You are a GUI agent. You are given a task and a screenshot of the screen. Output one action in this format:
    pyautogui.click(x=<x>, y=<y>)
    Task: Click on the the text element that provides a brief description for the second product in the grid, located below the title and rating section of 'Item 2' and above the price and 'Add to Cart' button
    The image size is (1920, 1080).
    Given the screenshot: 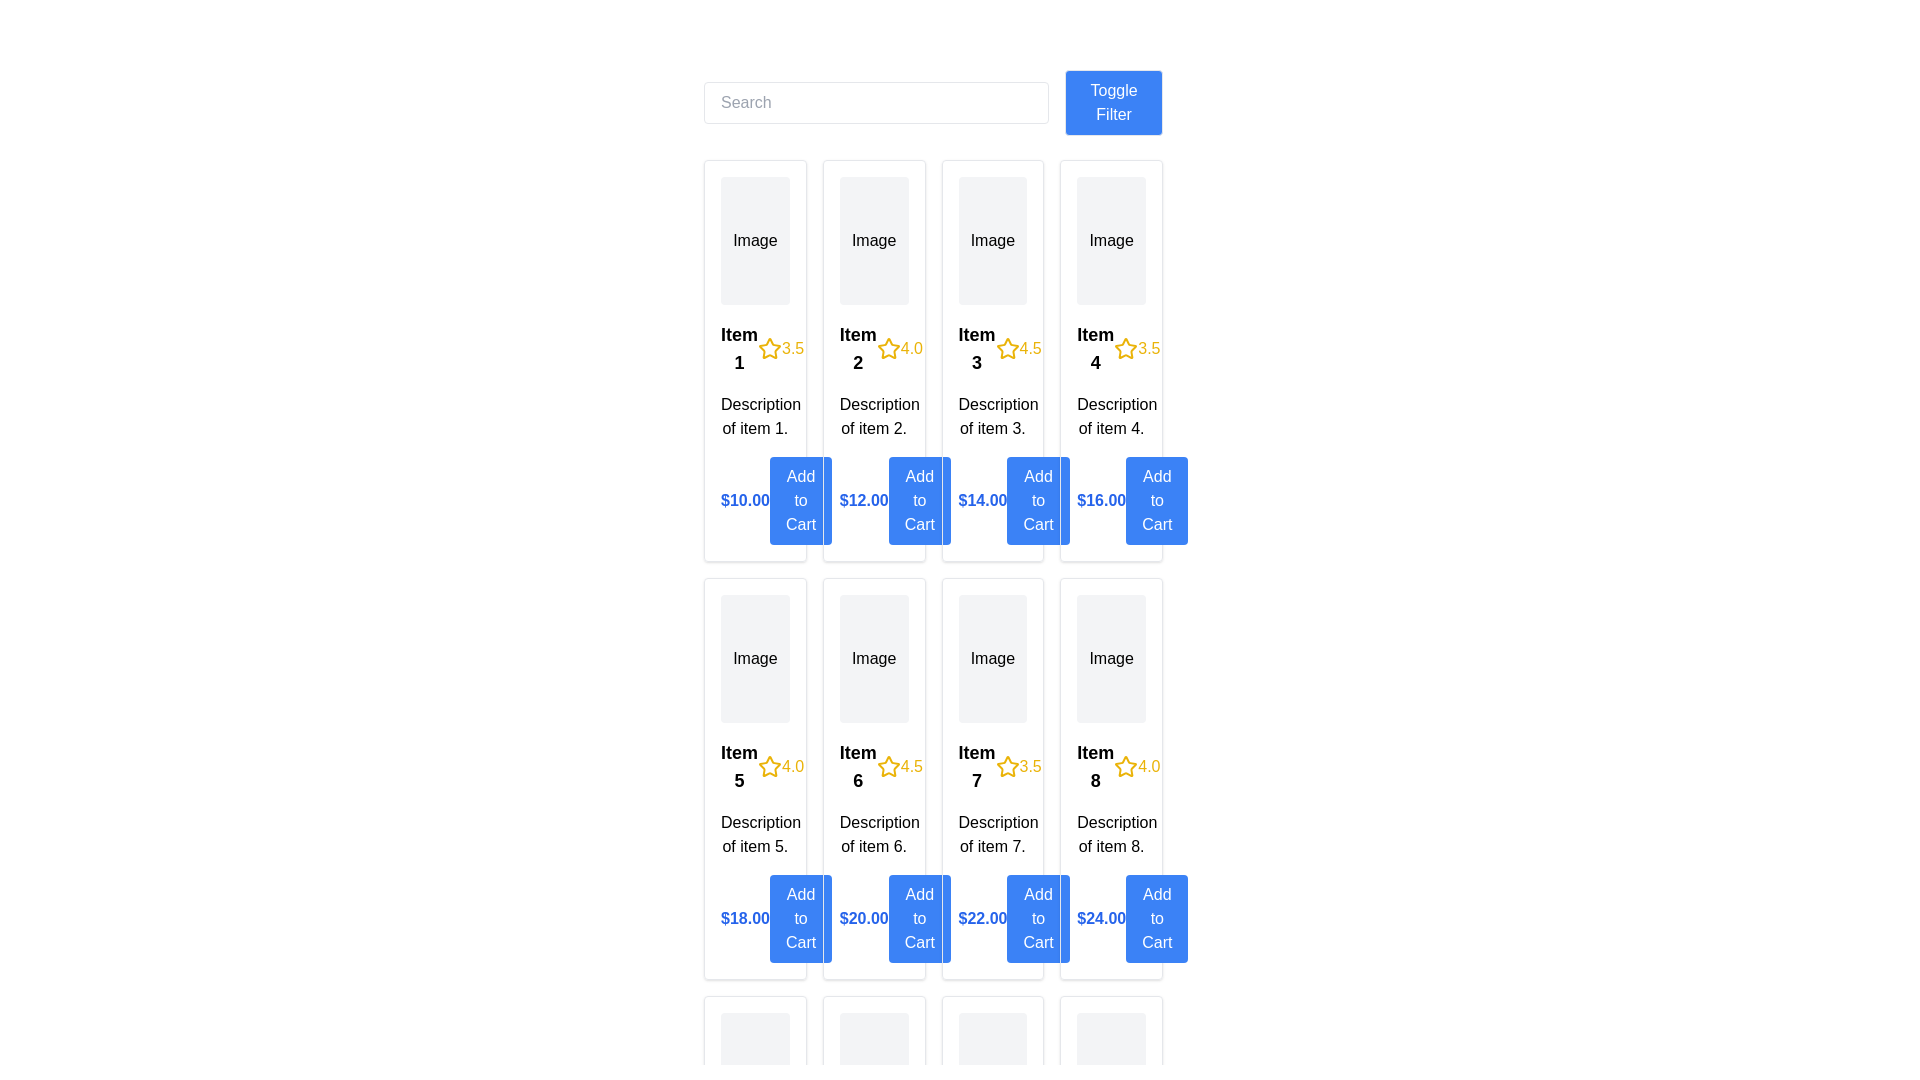 What is the action you would take?
    pyautogui.click(x=874, y=415)
    